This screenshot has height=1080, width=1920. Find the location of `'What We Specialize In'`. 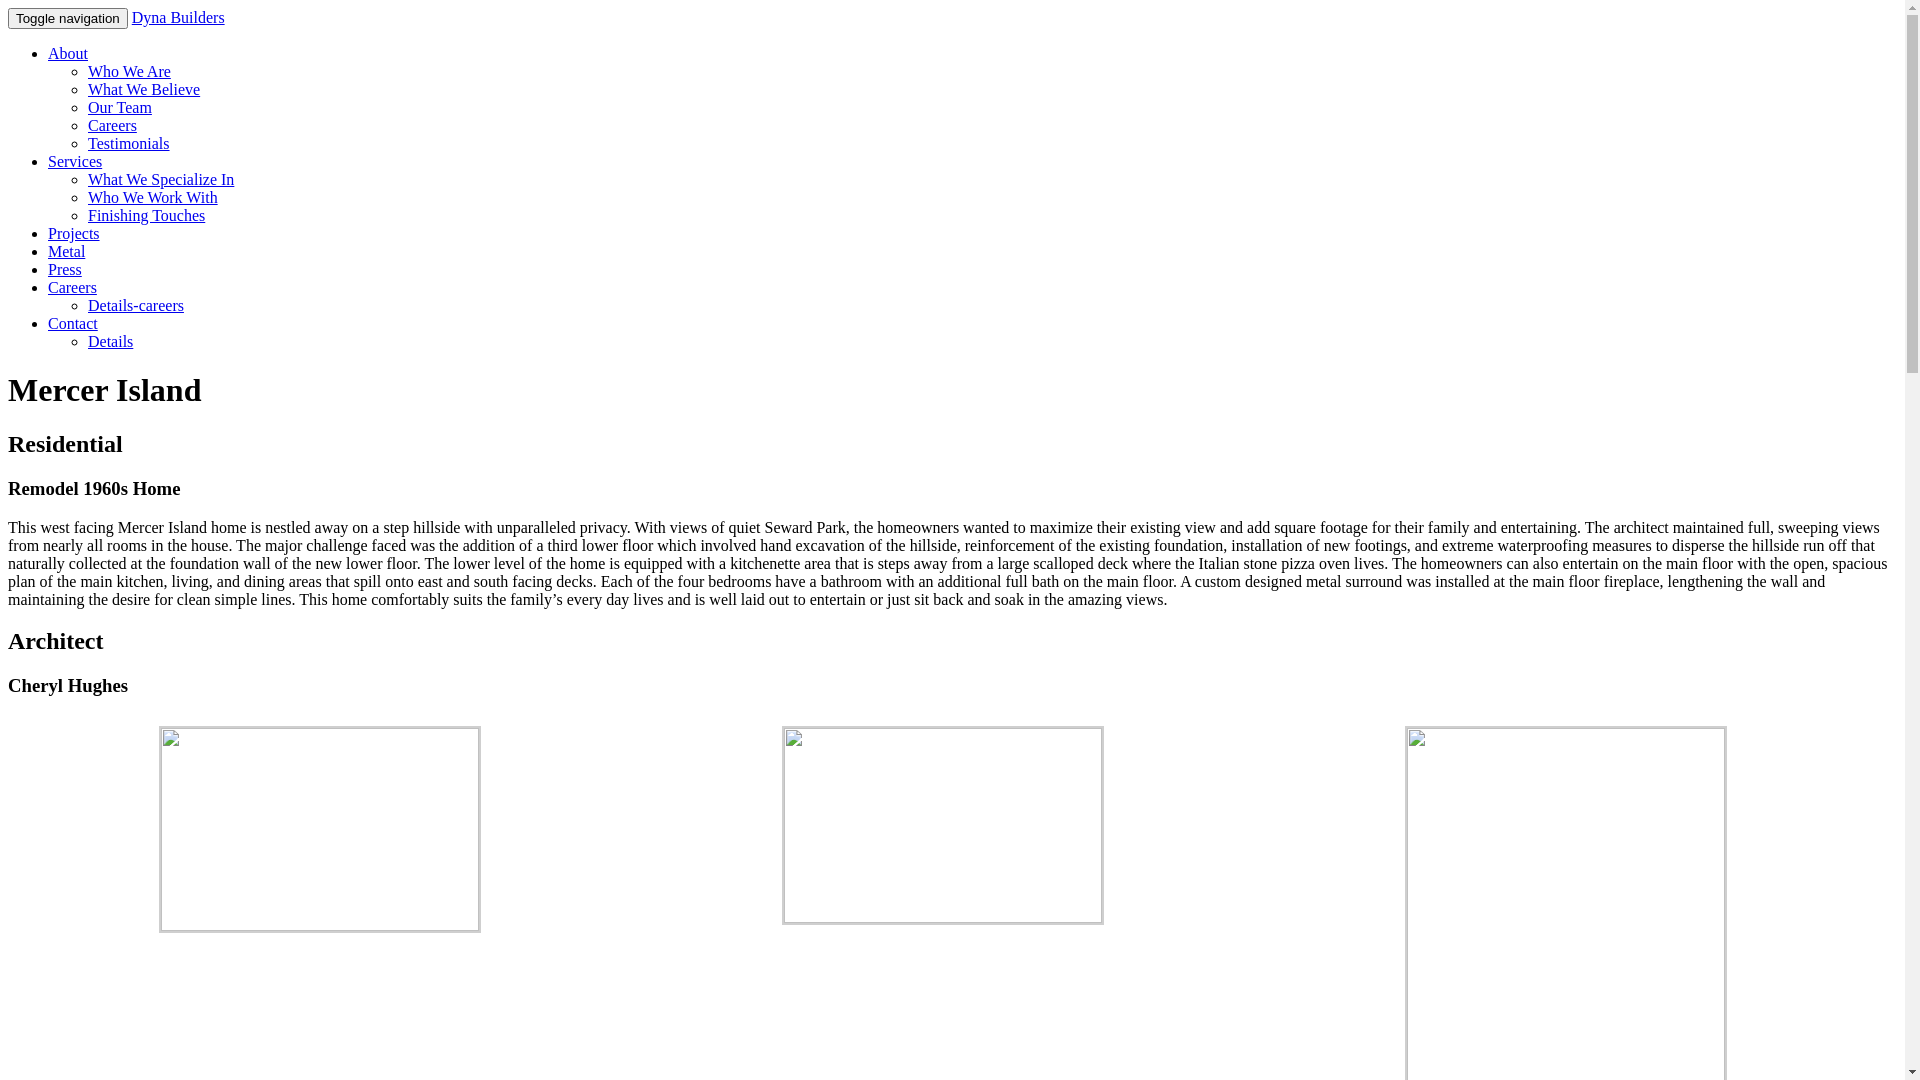

'What We Specialize In' is located at coordinates (161, 178).